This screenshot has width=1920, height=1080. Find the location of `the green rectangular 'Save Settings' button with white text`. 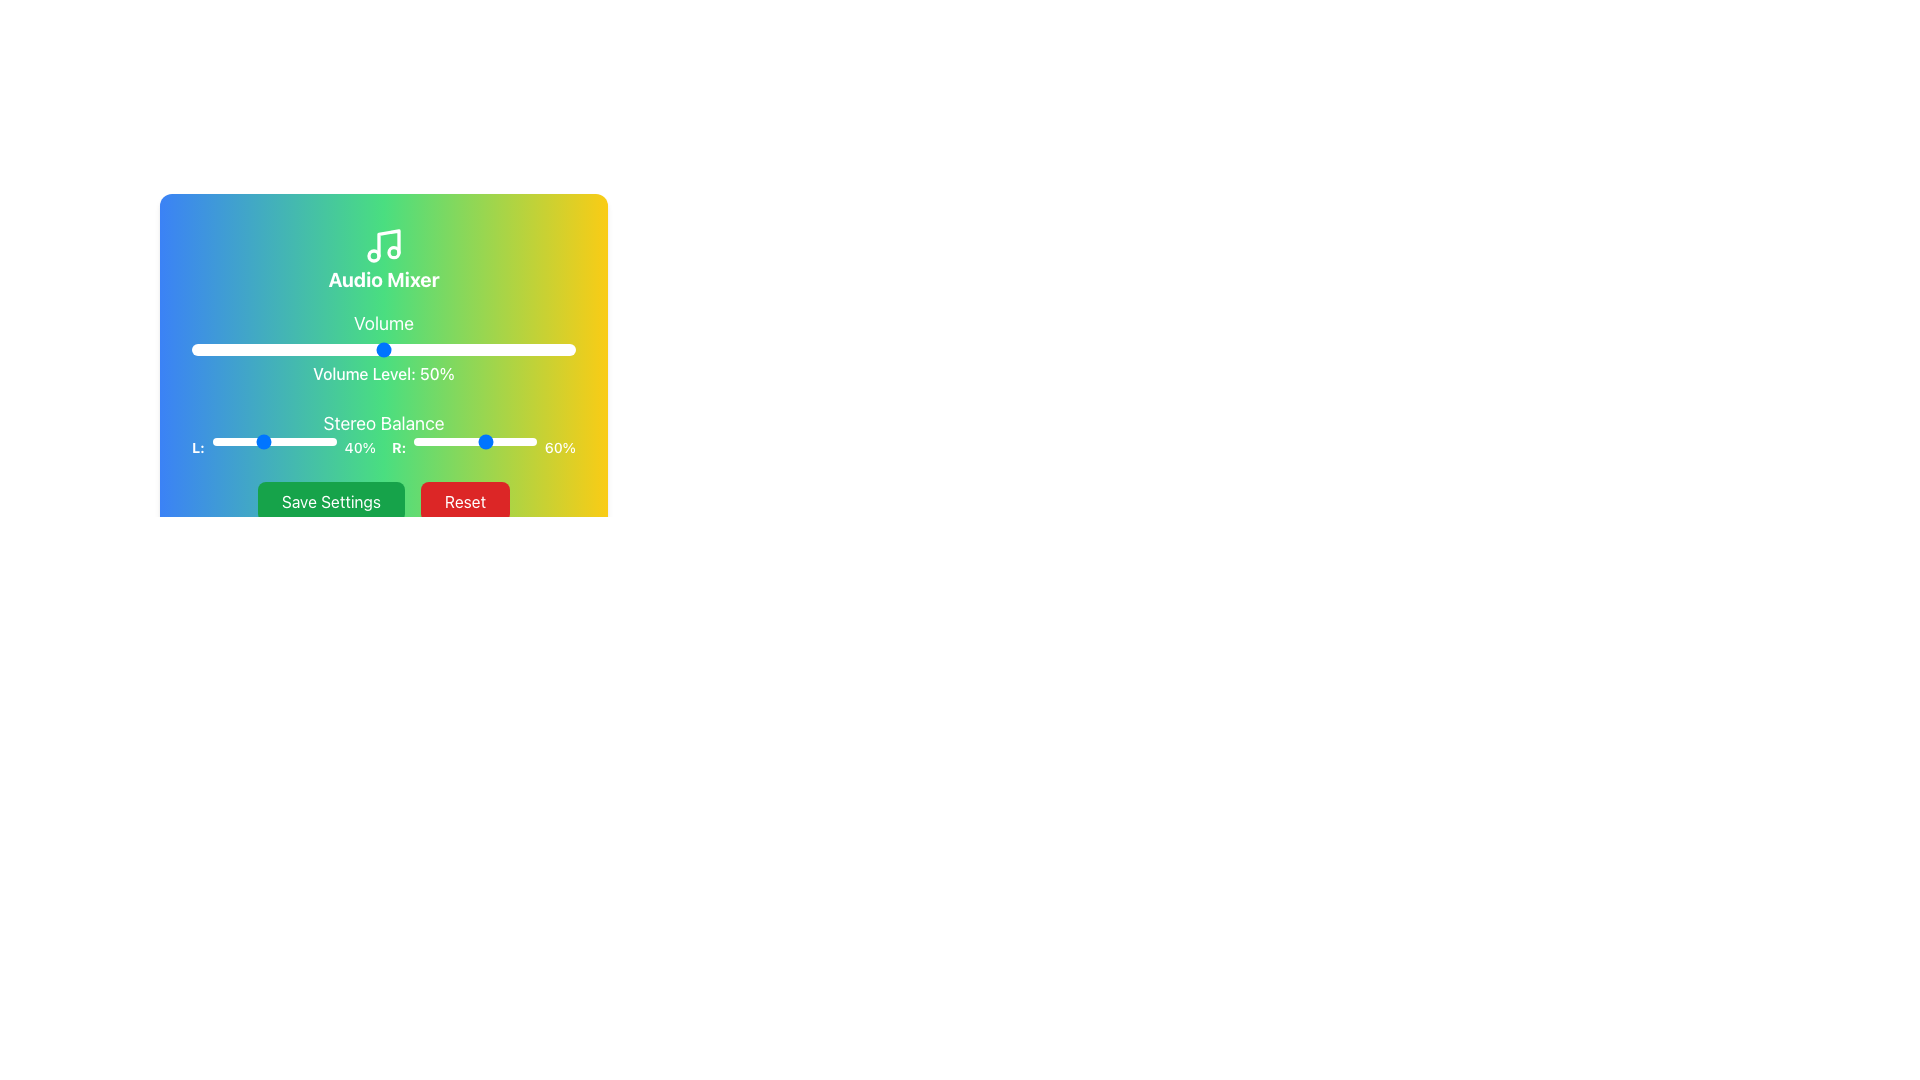

the green rectangular 'Save Settings' button with white text is located at coordinates (331, 500).